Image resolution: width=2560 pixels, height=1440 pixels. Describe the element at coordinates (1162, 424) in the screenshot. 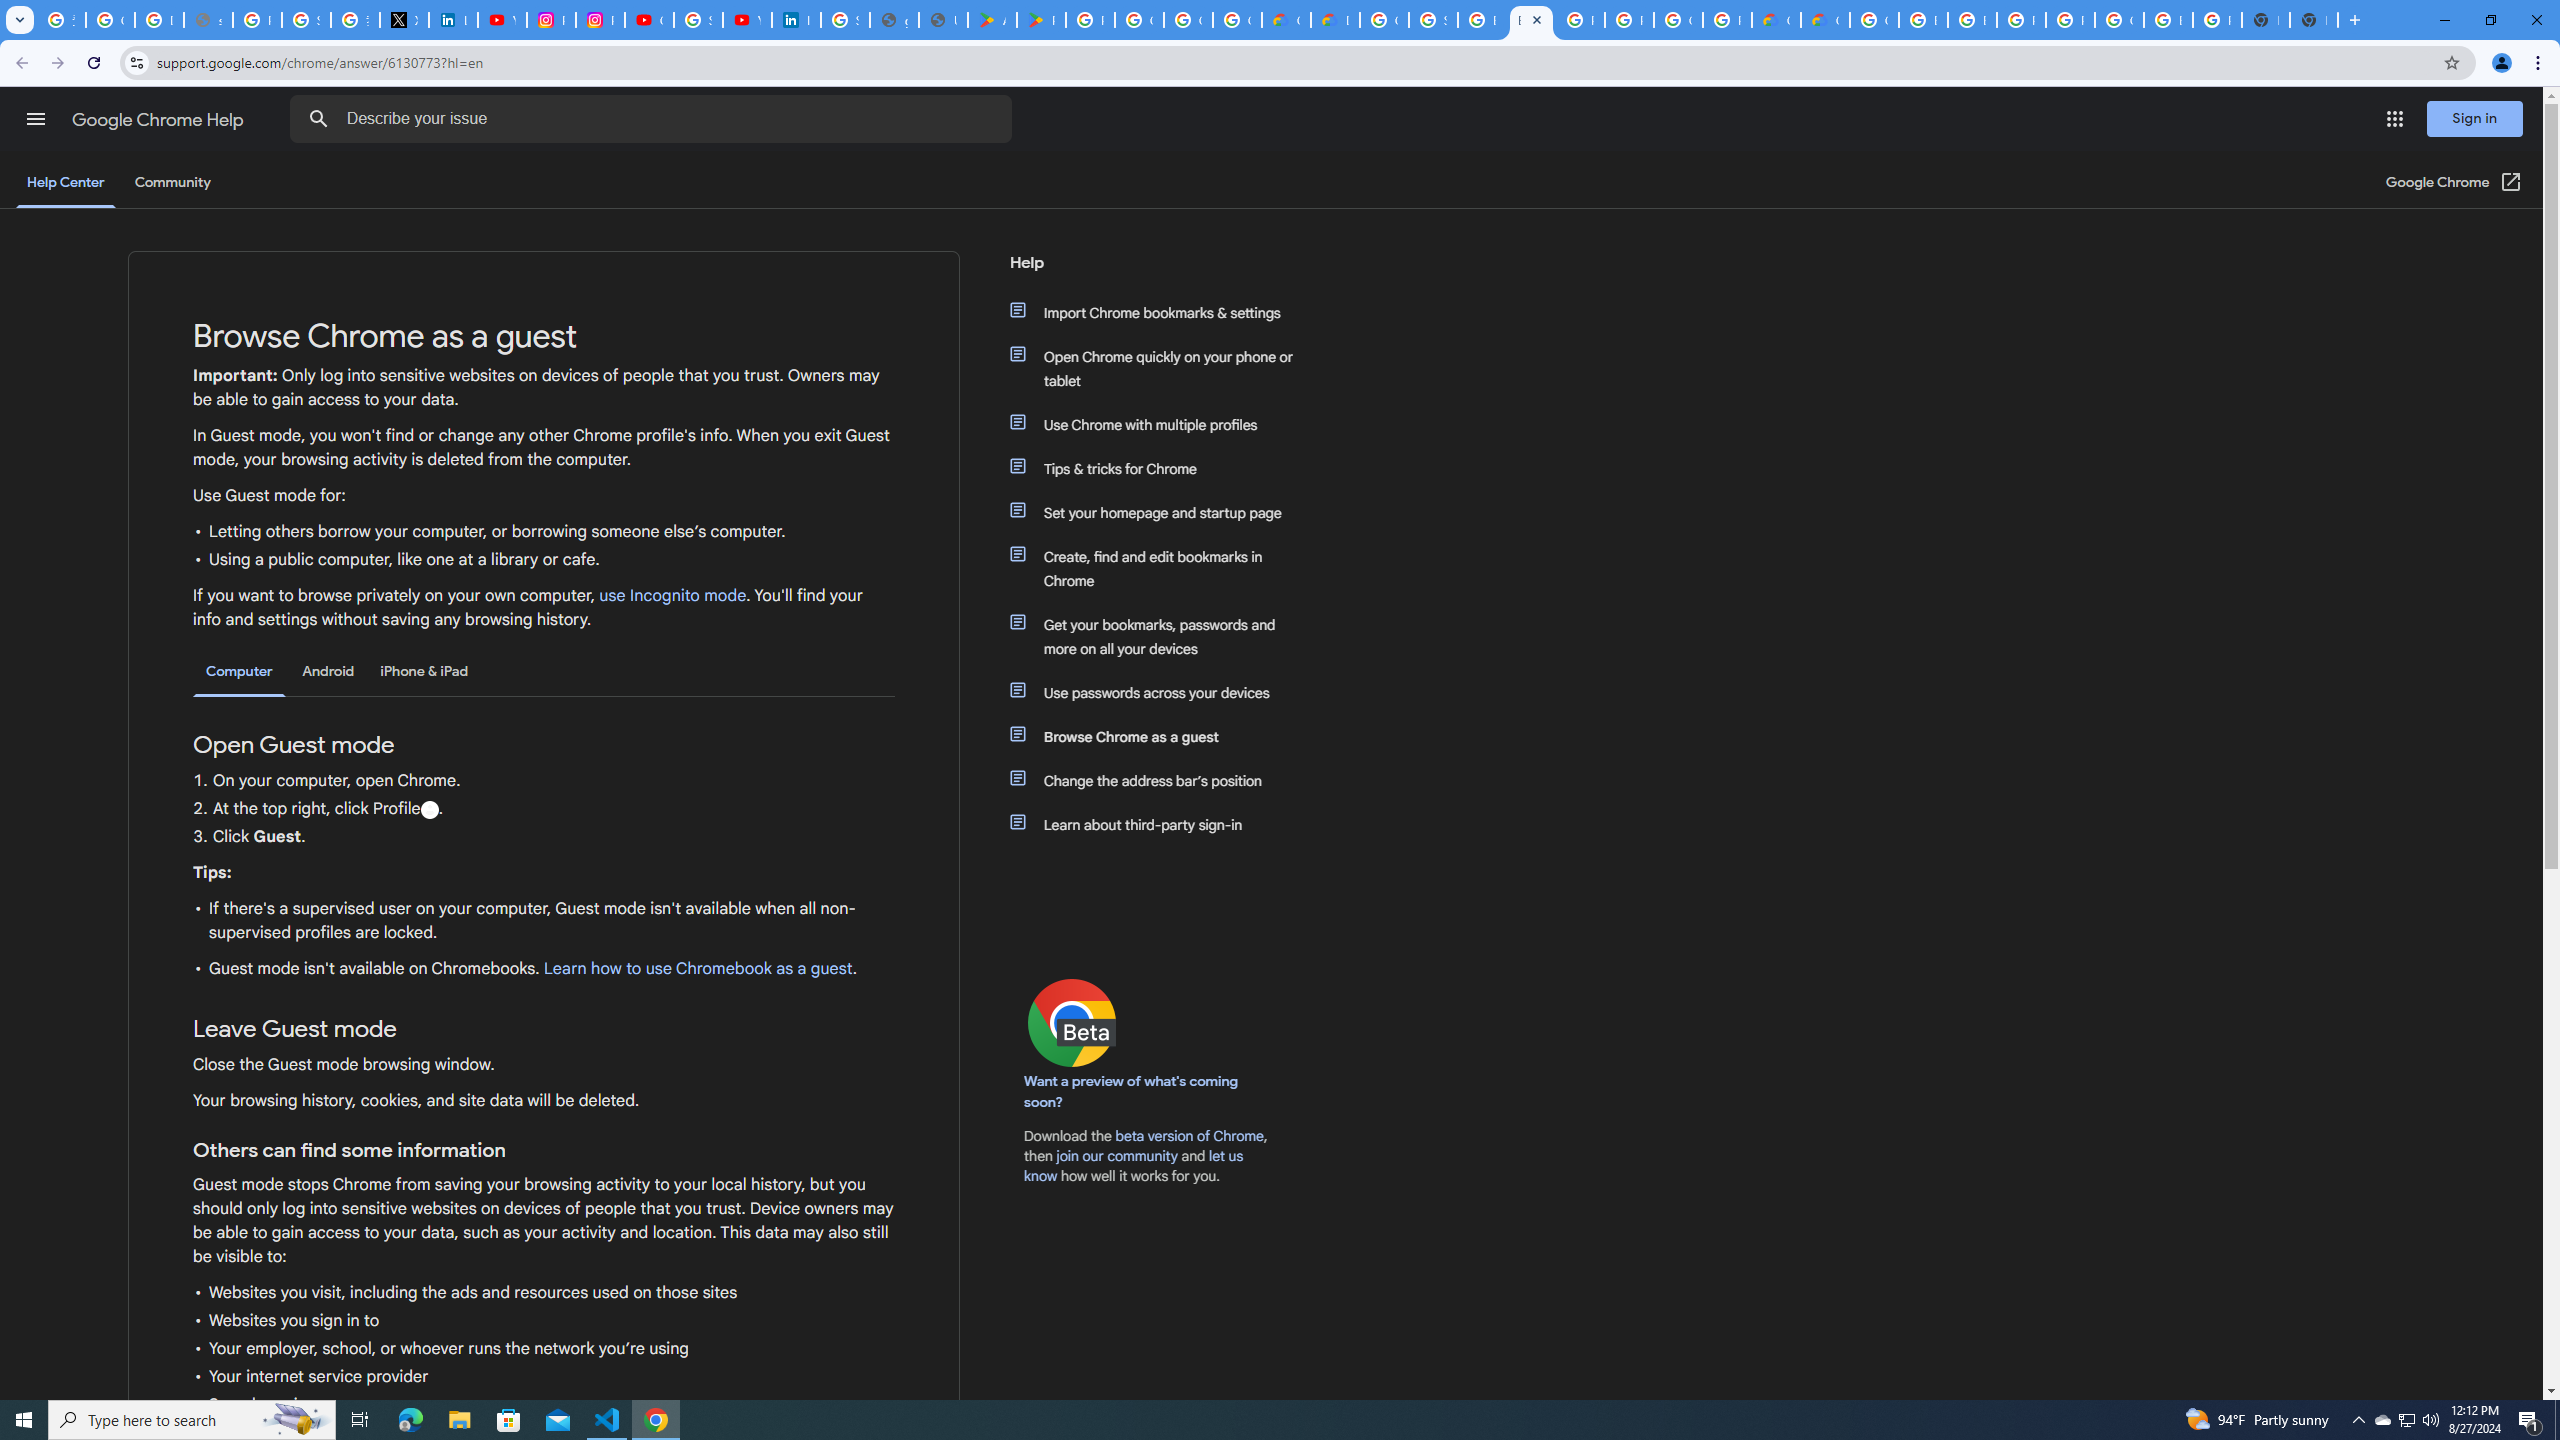

I see `'Use Chrome with multiple profiles'` at that location.